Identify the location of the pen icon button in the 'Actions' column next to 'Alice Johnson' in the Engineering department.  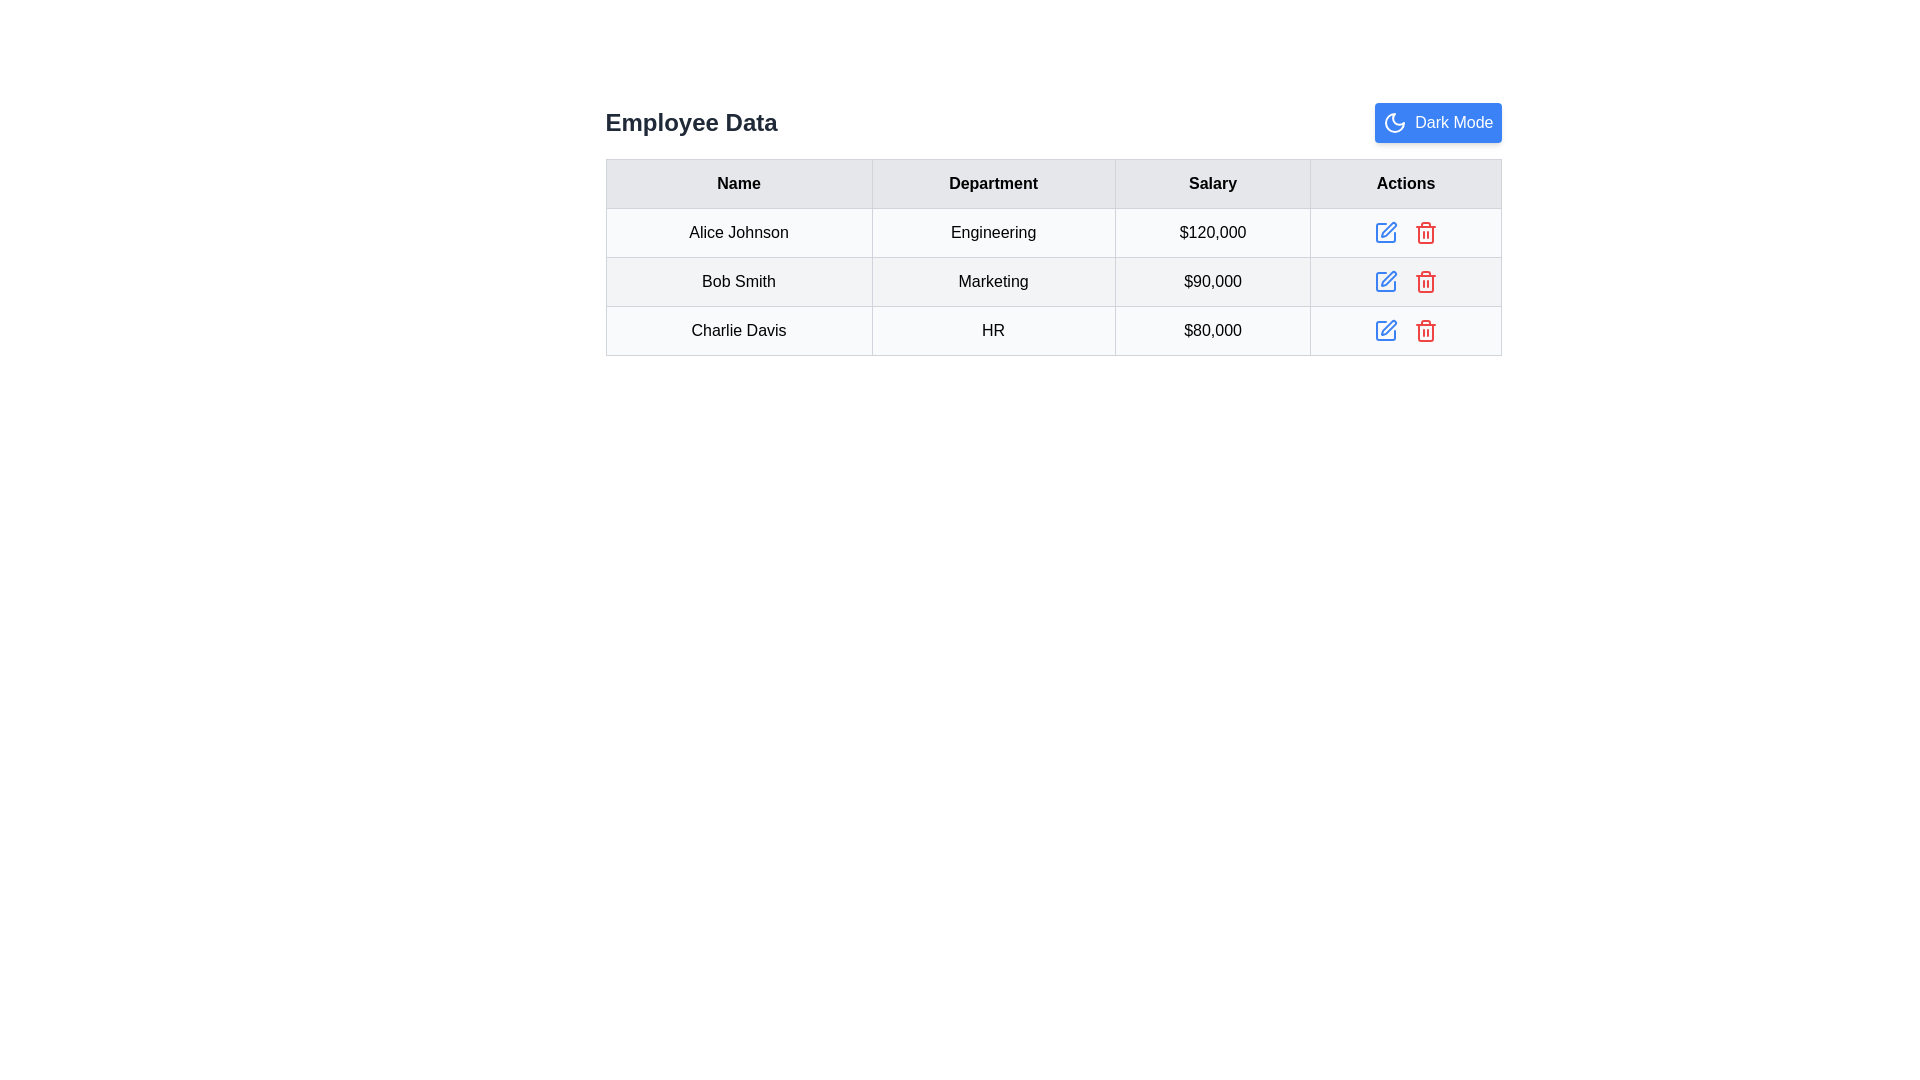
(1386, 229).